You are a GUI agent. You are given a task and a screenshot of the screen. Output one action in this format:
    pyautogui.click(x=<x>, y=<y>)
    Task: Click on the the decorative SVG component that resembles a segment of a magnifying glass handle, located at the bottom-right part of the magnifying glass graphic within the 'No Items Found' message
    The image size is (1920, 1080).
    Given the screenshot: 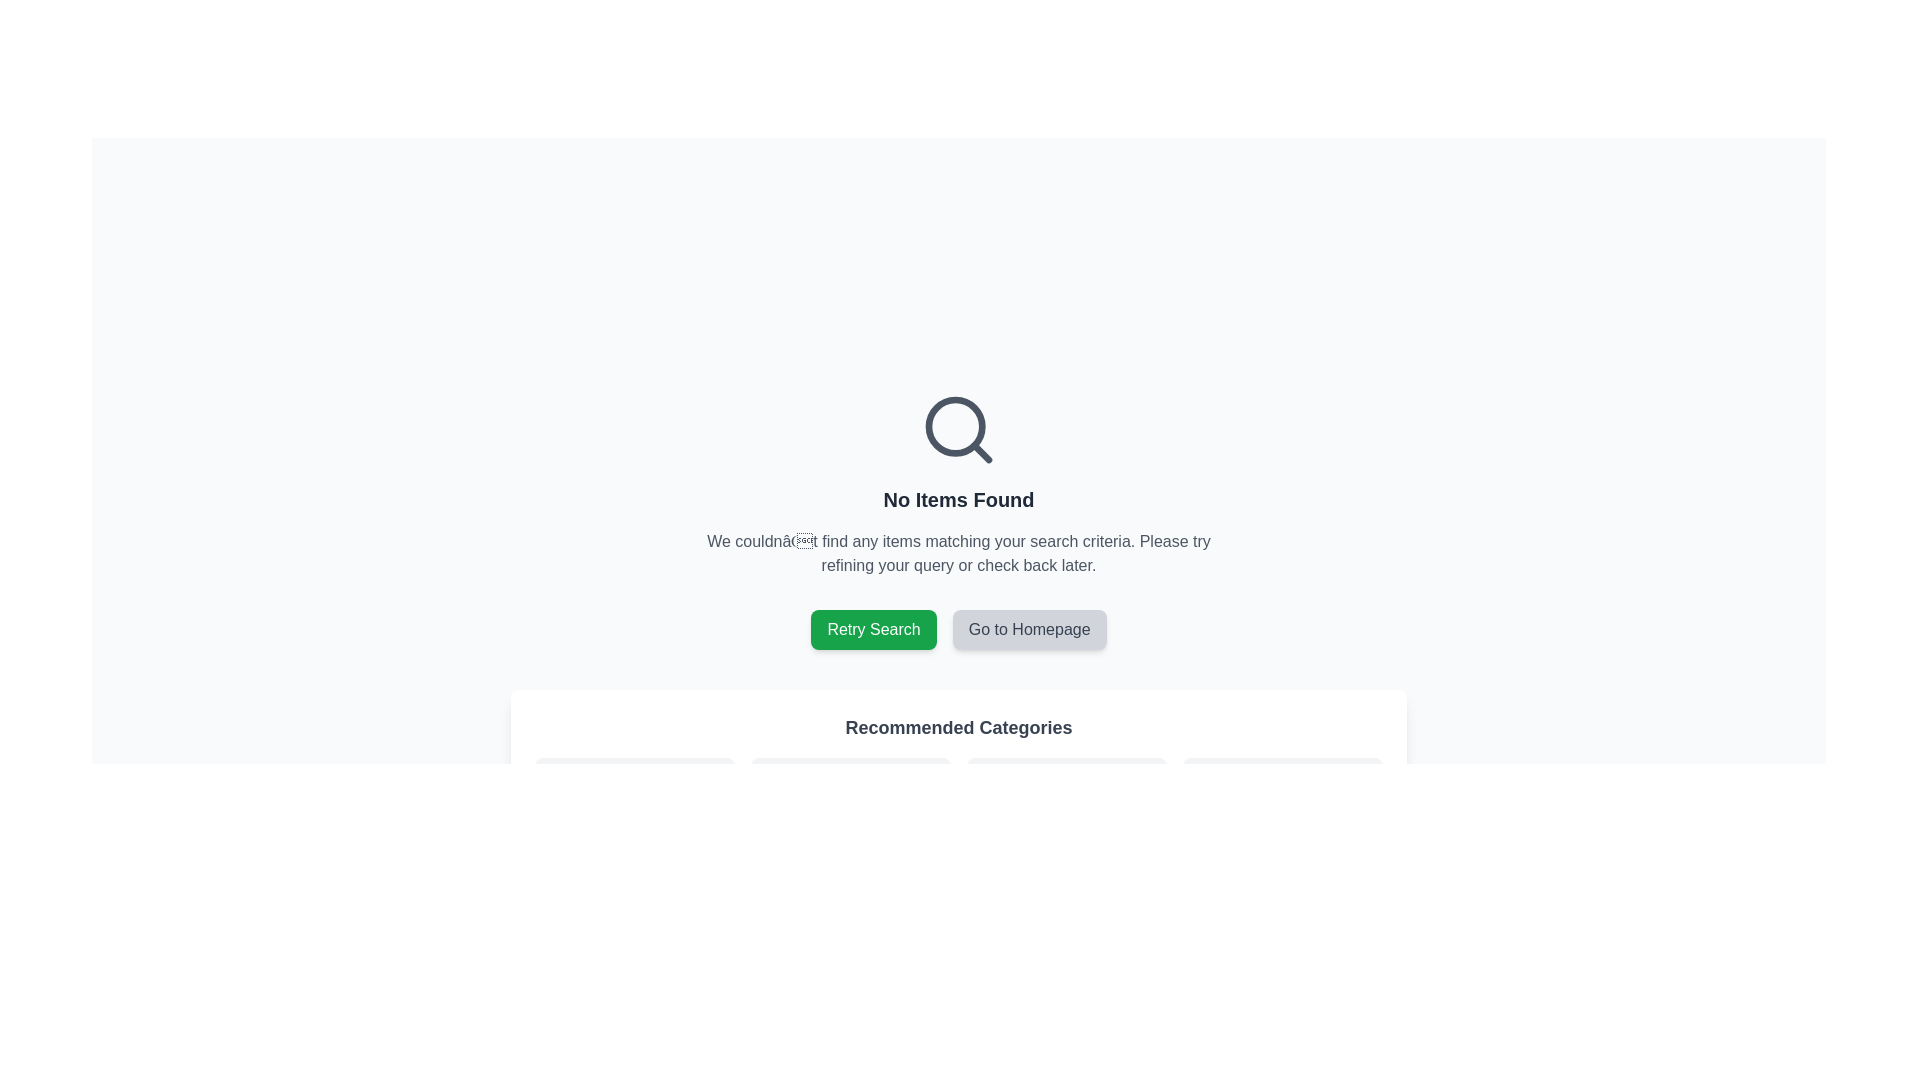 What is the action you would take?
    pyautogui.click(x=981, y=452)
    